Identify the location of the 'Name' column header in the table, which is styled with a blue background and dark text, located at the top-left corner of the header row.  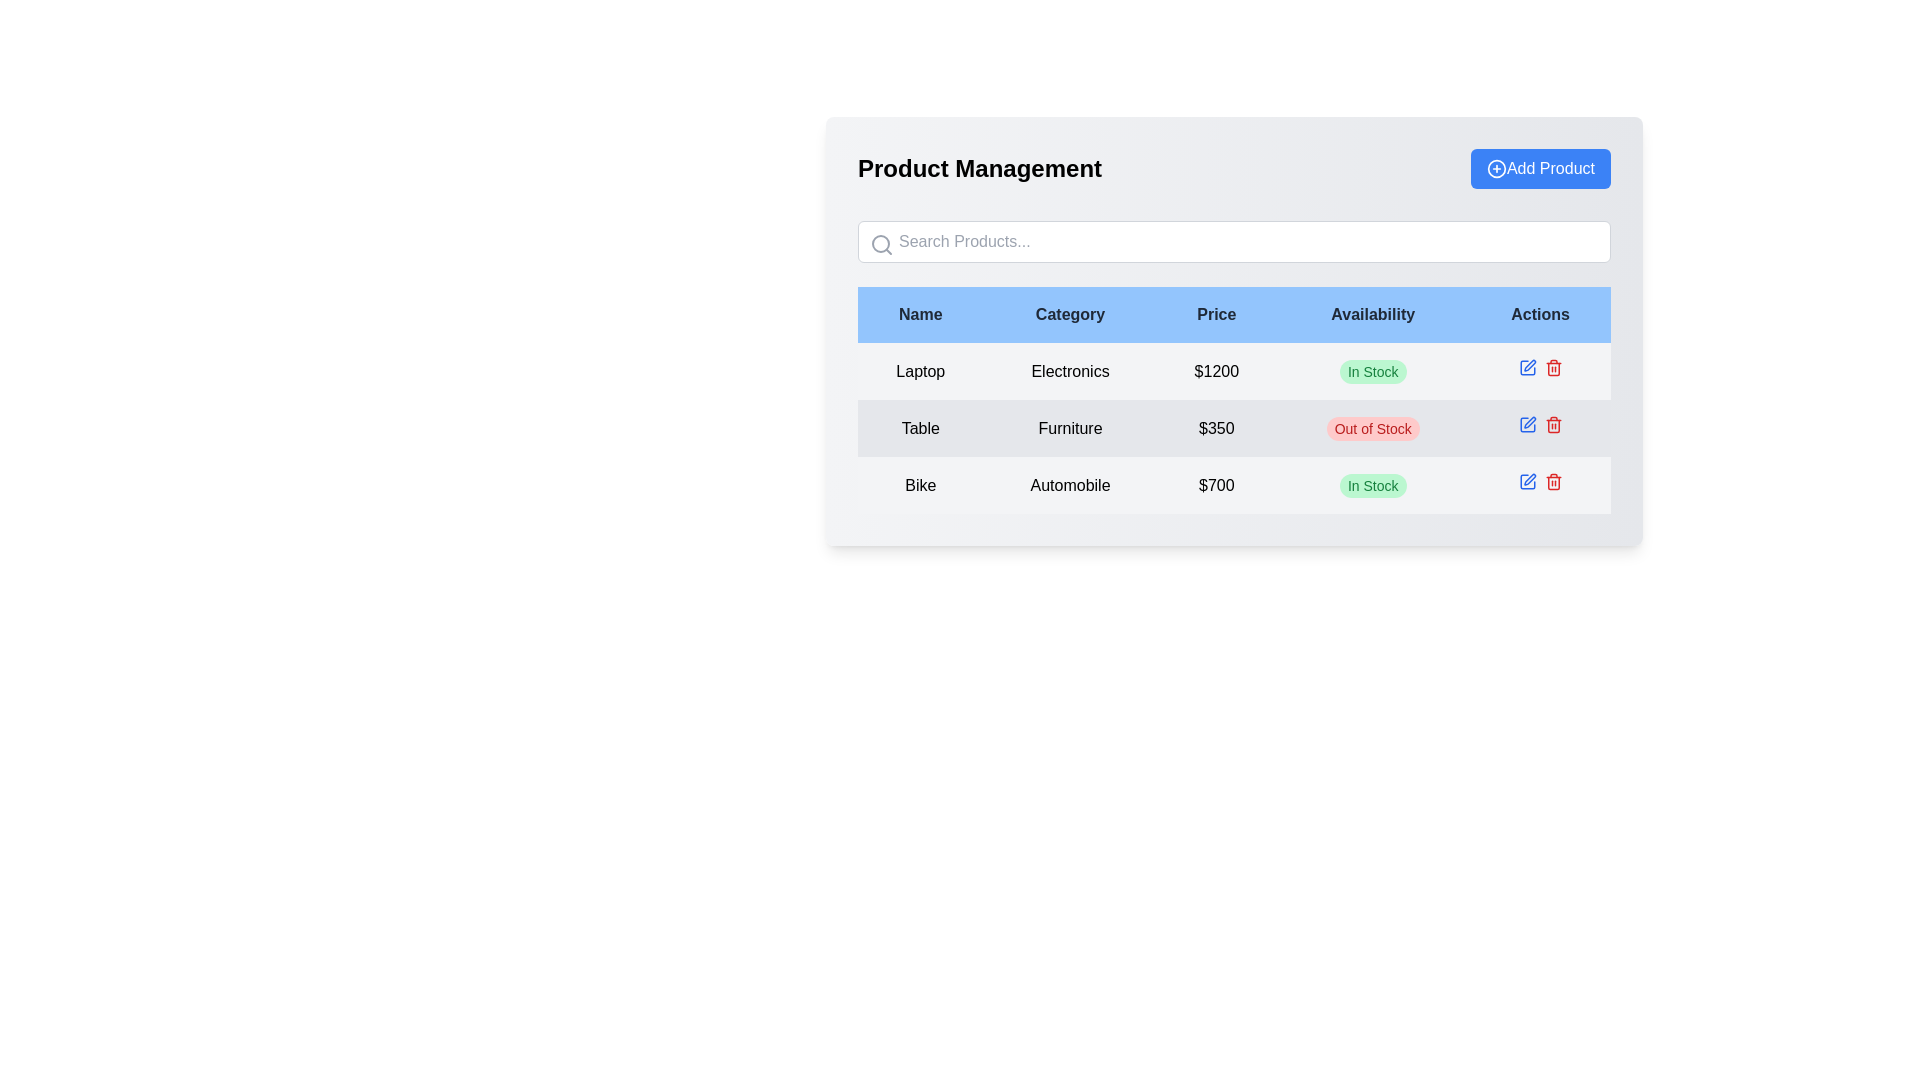
(919, 315).